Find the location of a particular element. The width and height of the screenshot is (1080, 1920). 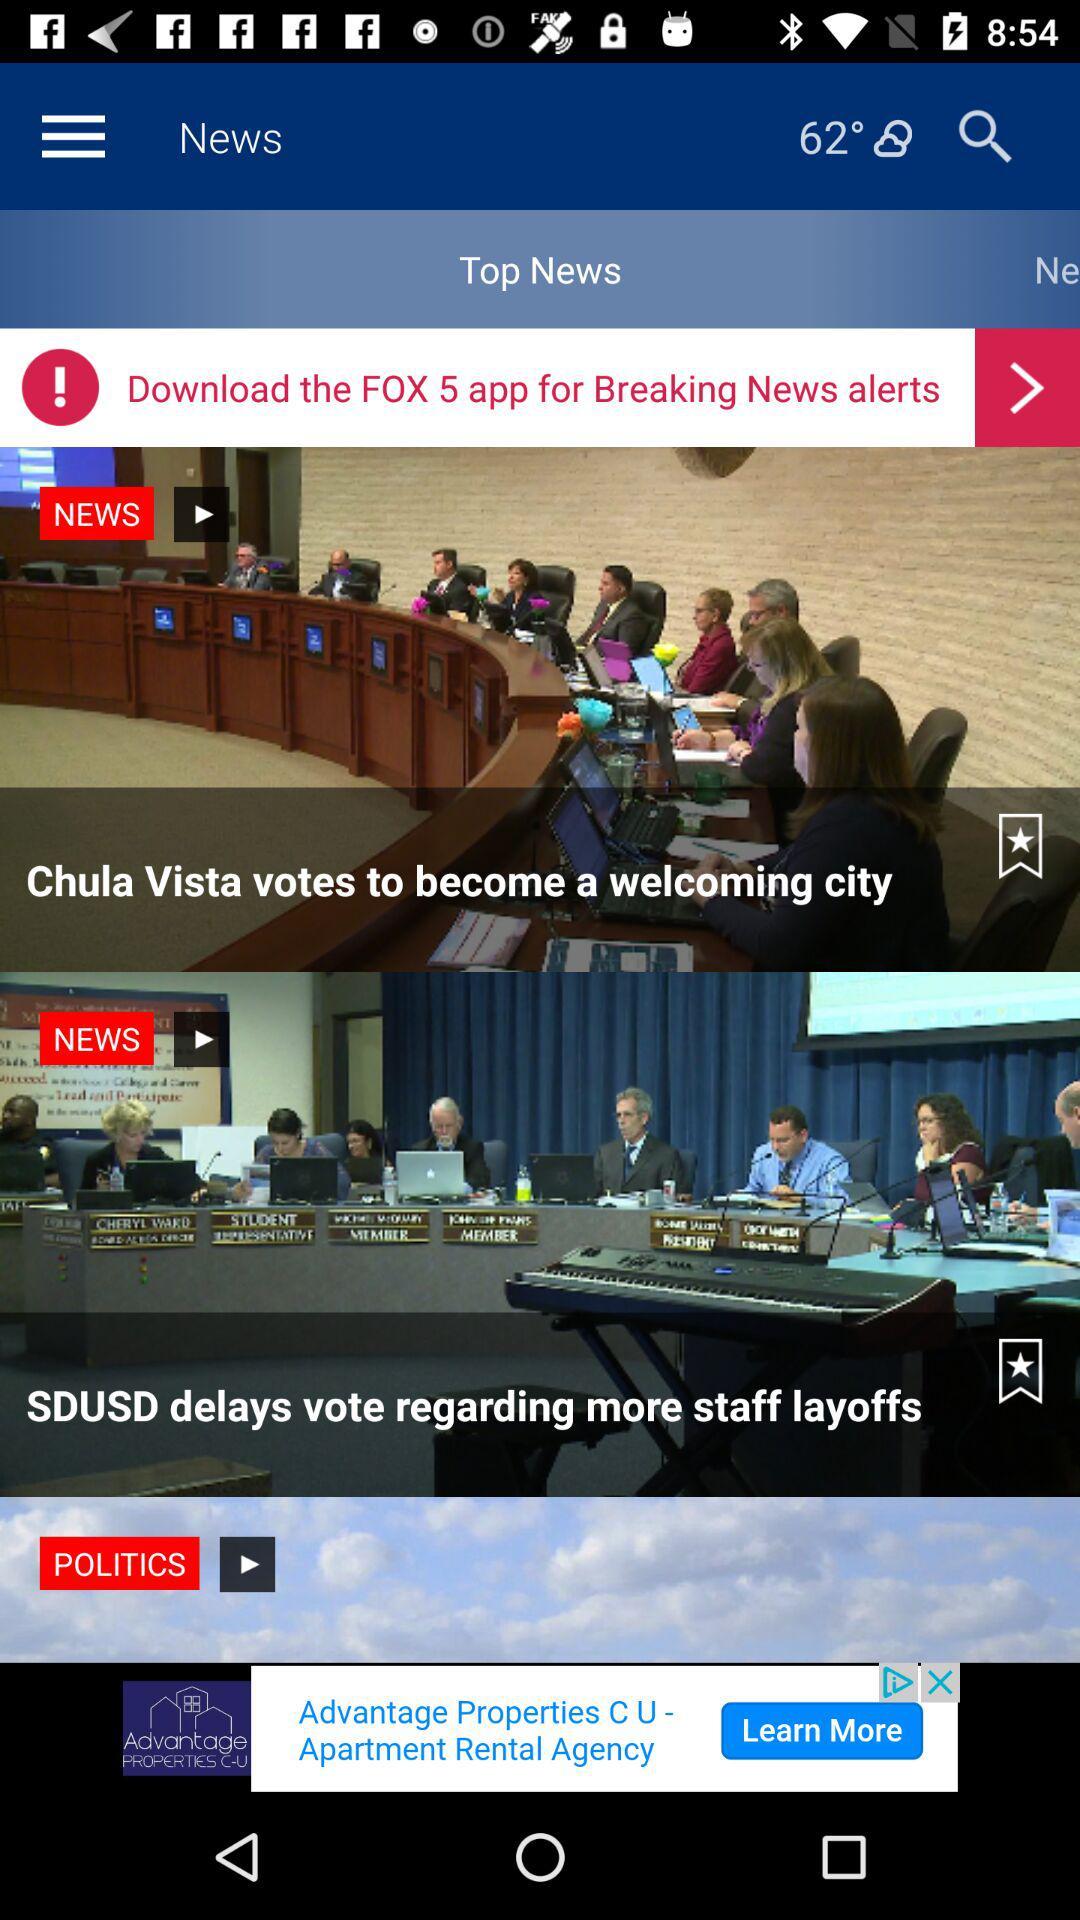

the advertisement is located at coordinates (540, 1727).